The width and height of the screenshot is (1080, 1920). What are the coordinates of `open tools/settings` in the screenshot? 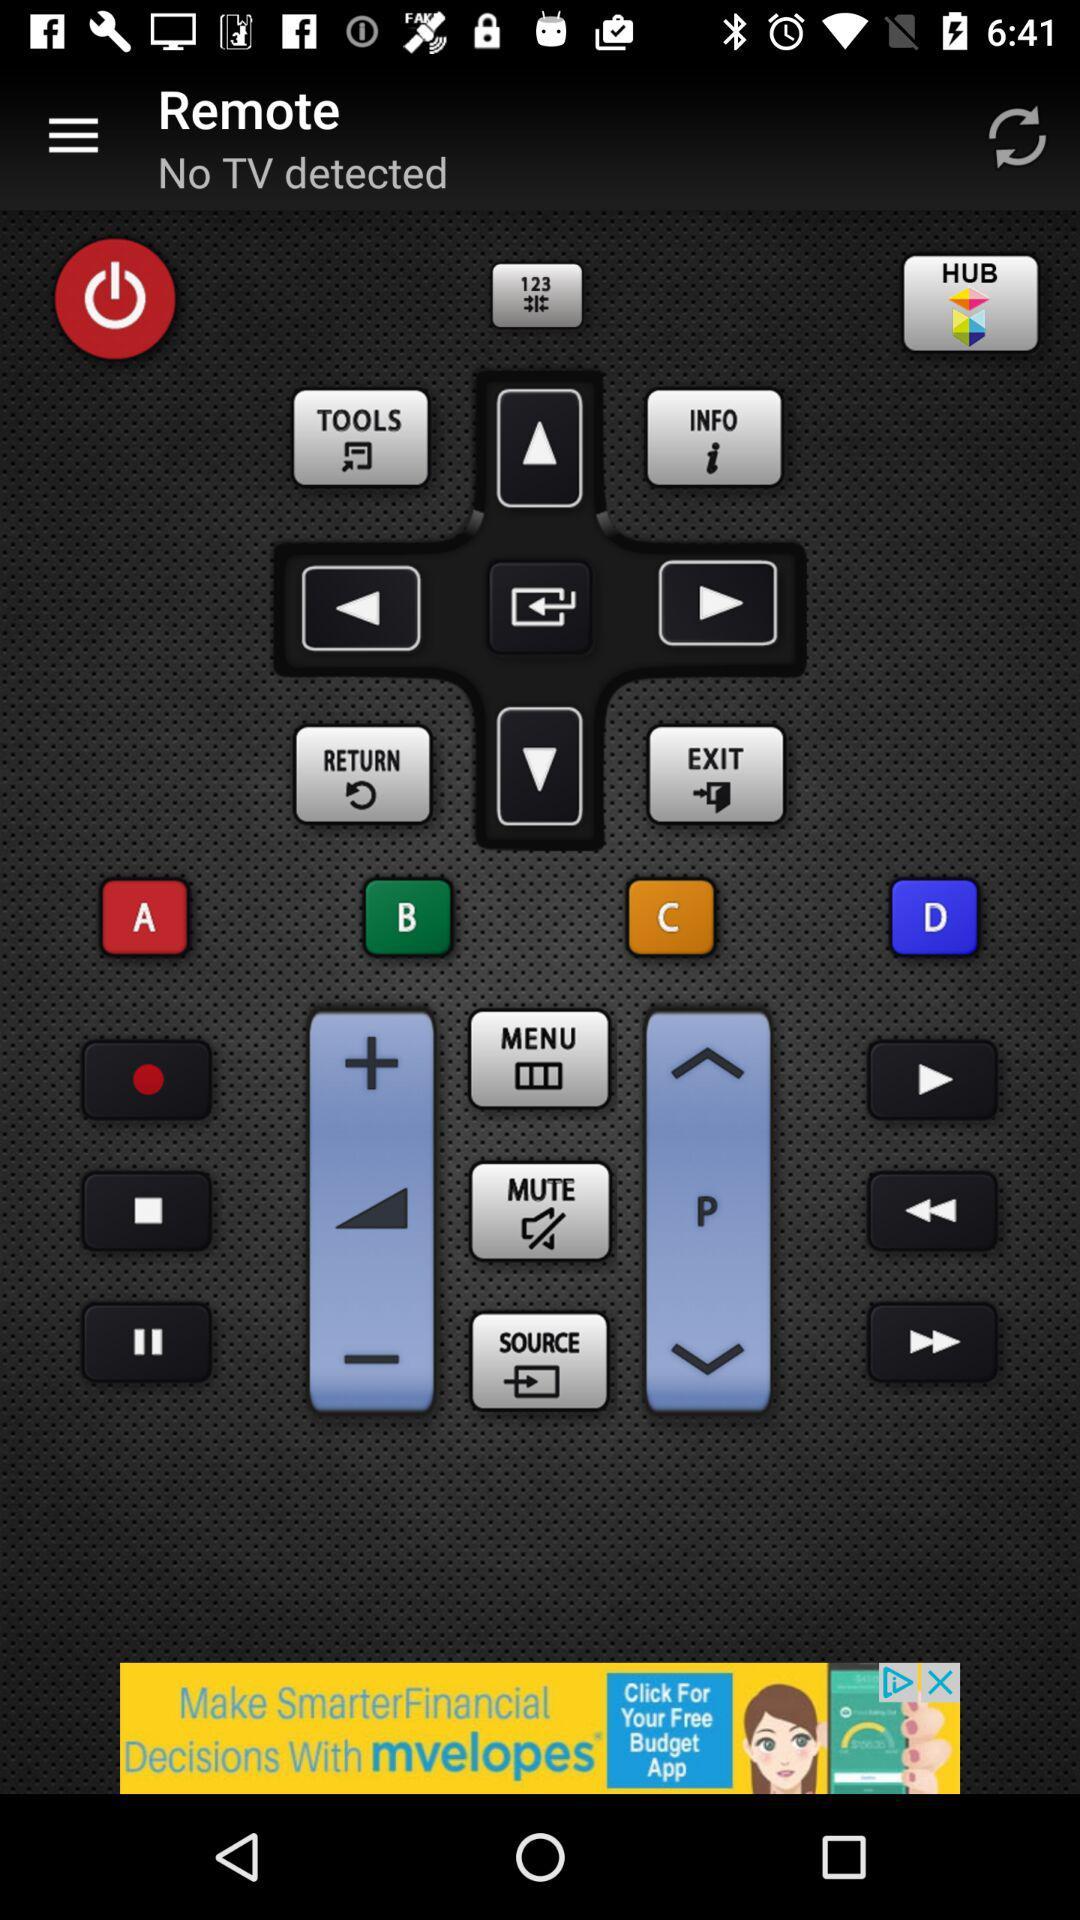 It's located at (363, 438).